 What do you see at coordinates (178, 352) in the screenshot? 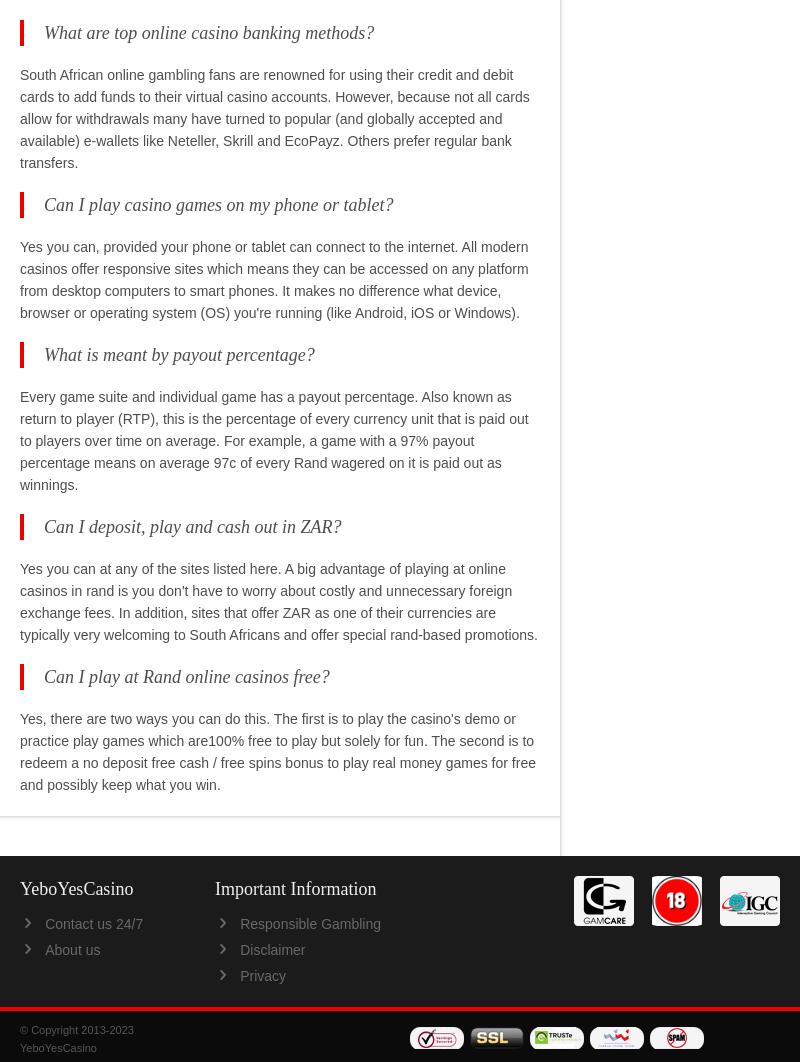
I see `'What is meant by payout percentage?'` at bounding box center [178, 352].